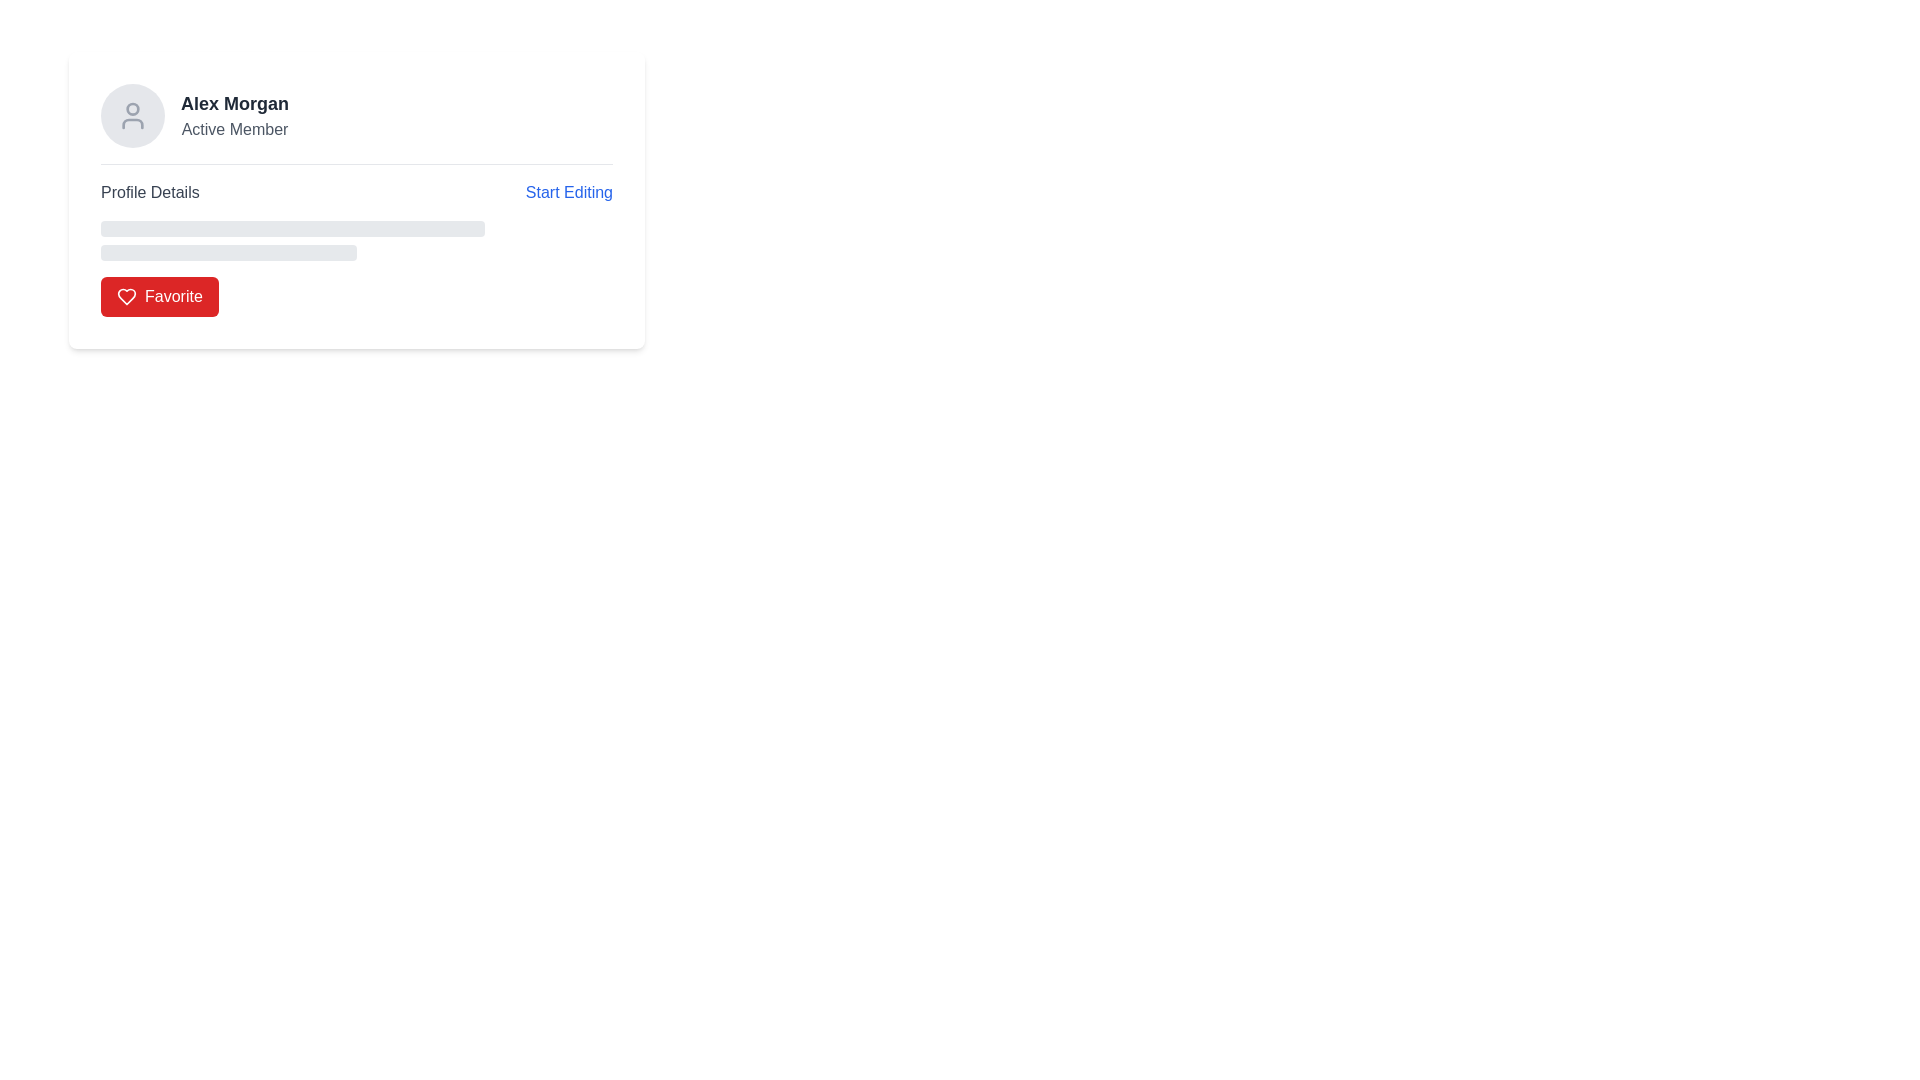 The width and height of the screenshot is (1920, 1080). Describe the element at coordinates (229, 252) in the screenshot. I see `the visual placeholder (skeleton loader) which is a horizontal gray bar with rounded corners, located below a wider bar in a vertically stacked group` at that location.